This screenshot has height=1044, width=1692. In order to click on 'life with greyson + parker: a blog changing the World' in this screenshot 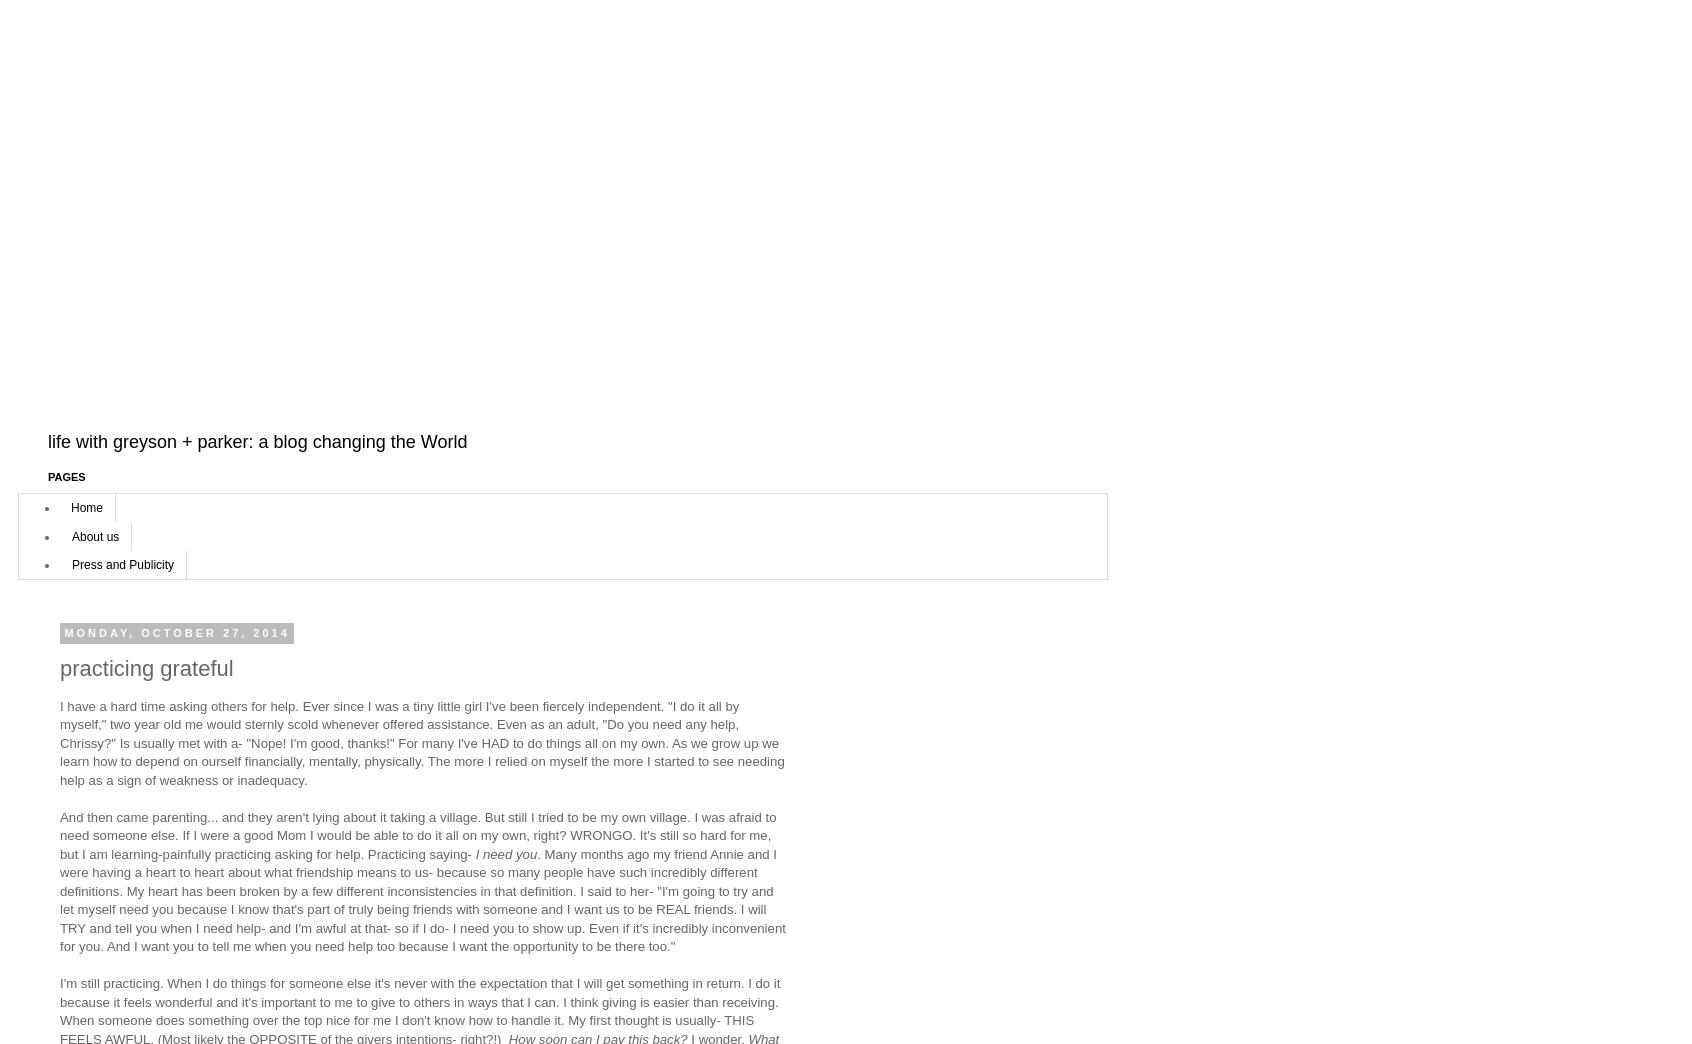, I will do `click(257, 441)`.